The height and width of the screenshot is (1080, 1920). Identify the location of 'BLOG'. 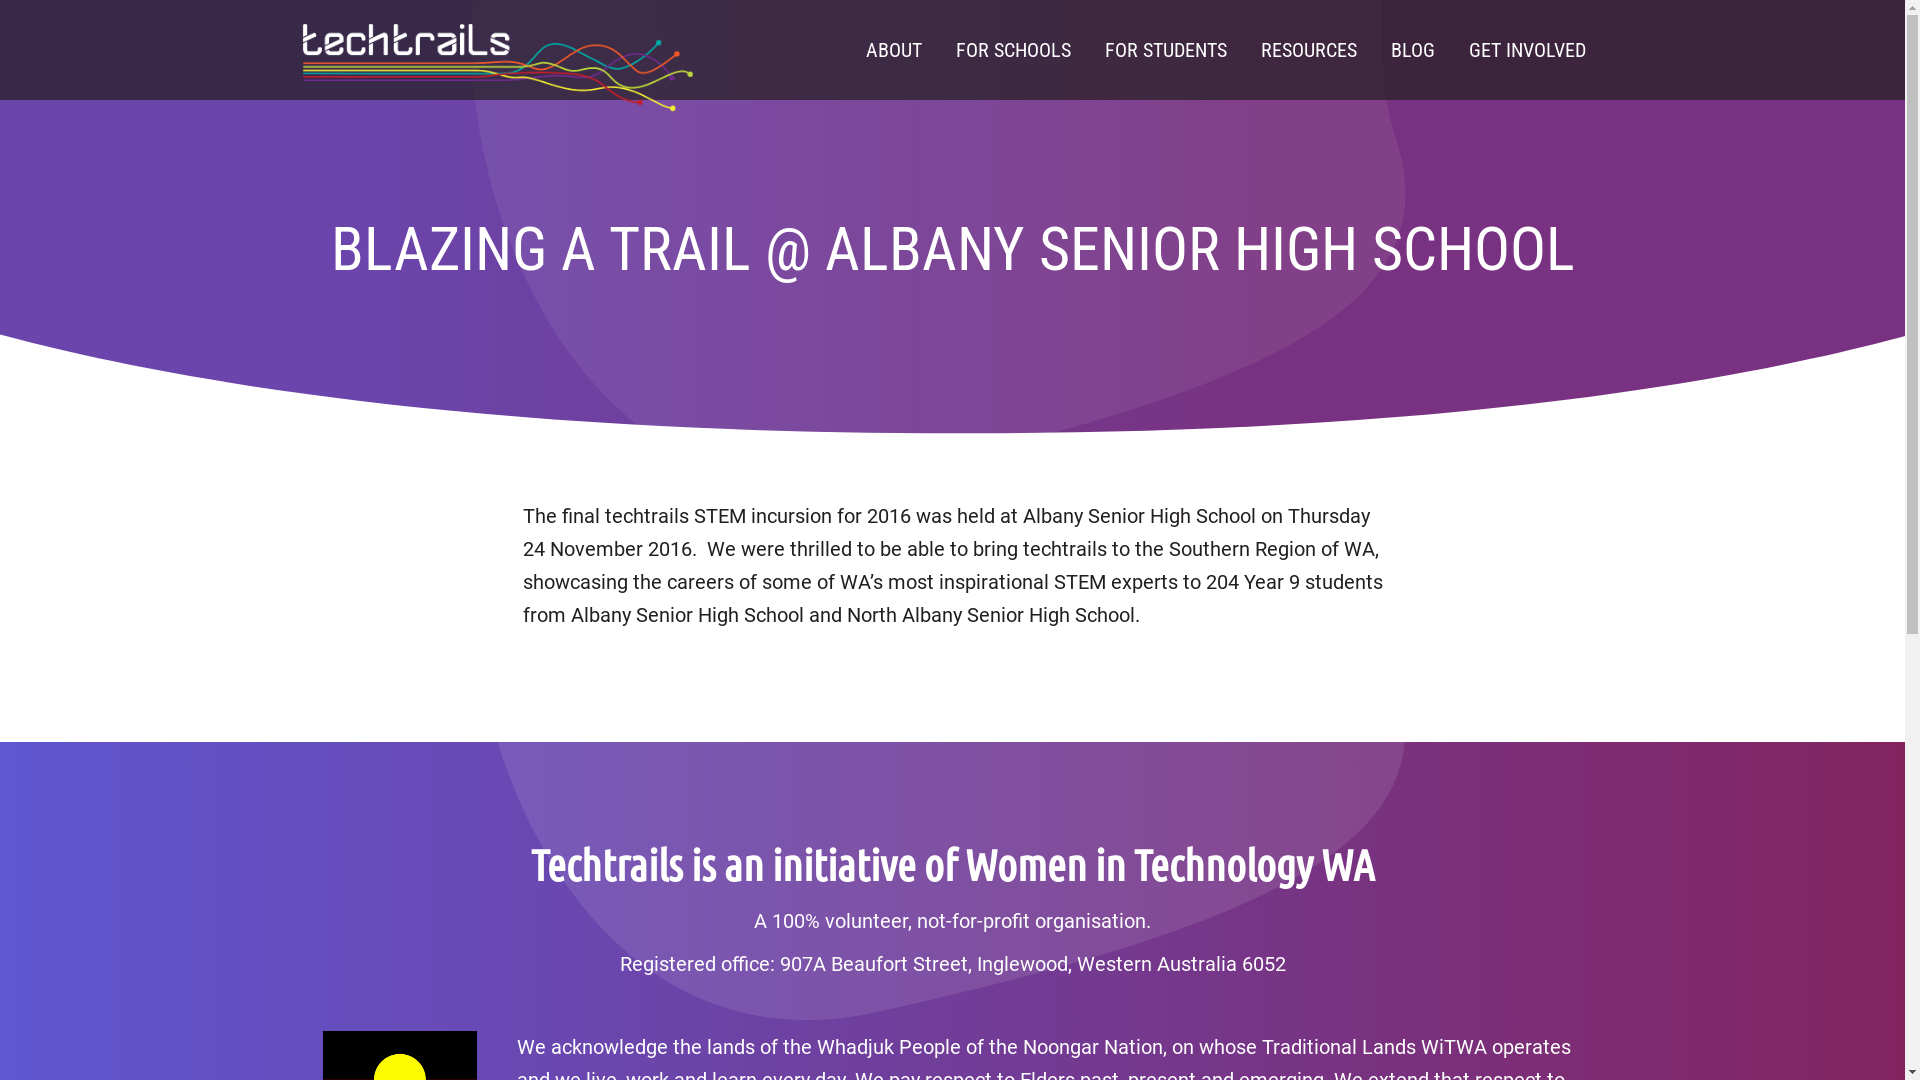
(1411, 49).